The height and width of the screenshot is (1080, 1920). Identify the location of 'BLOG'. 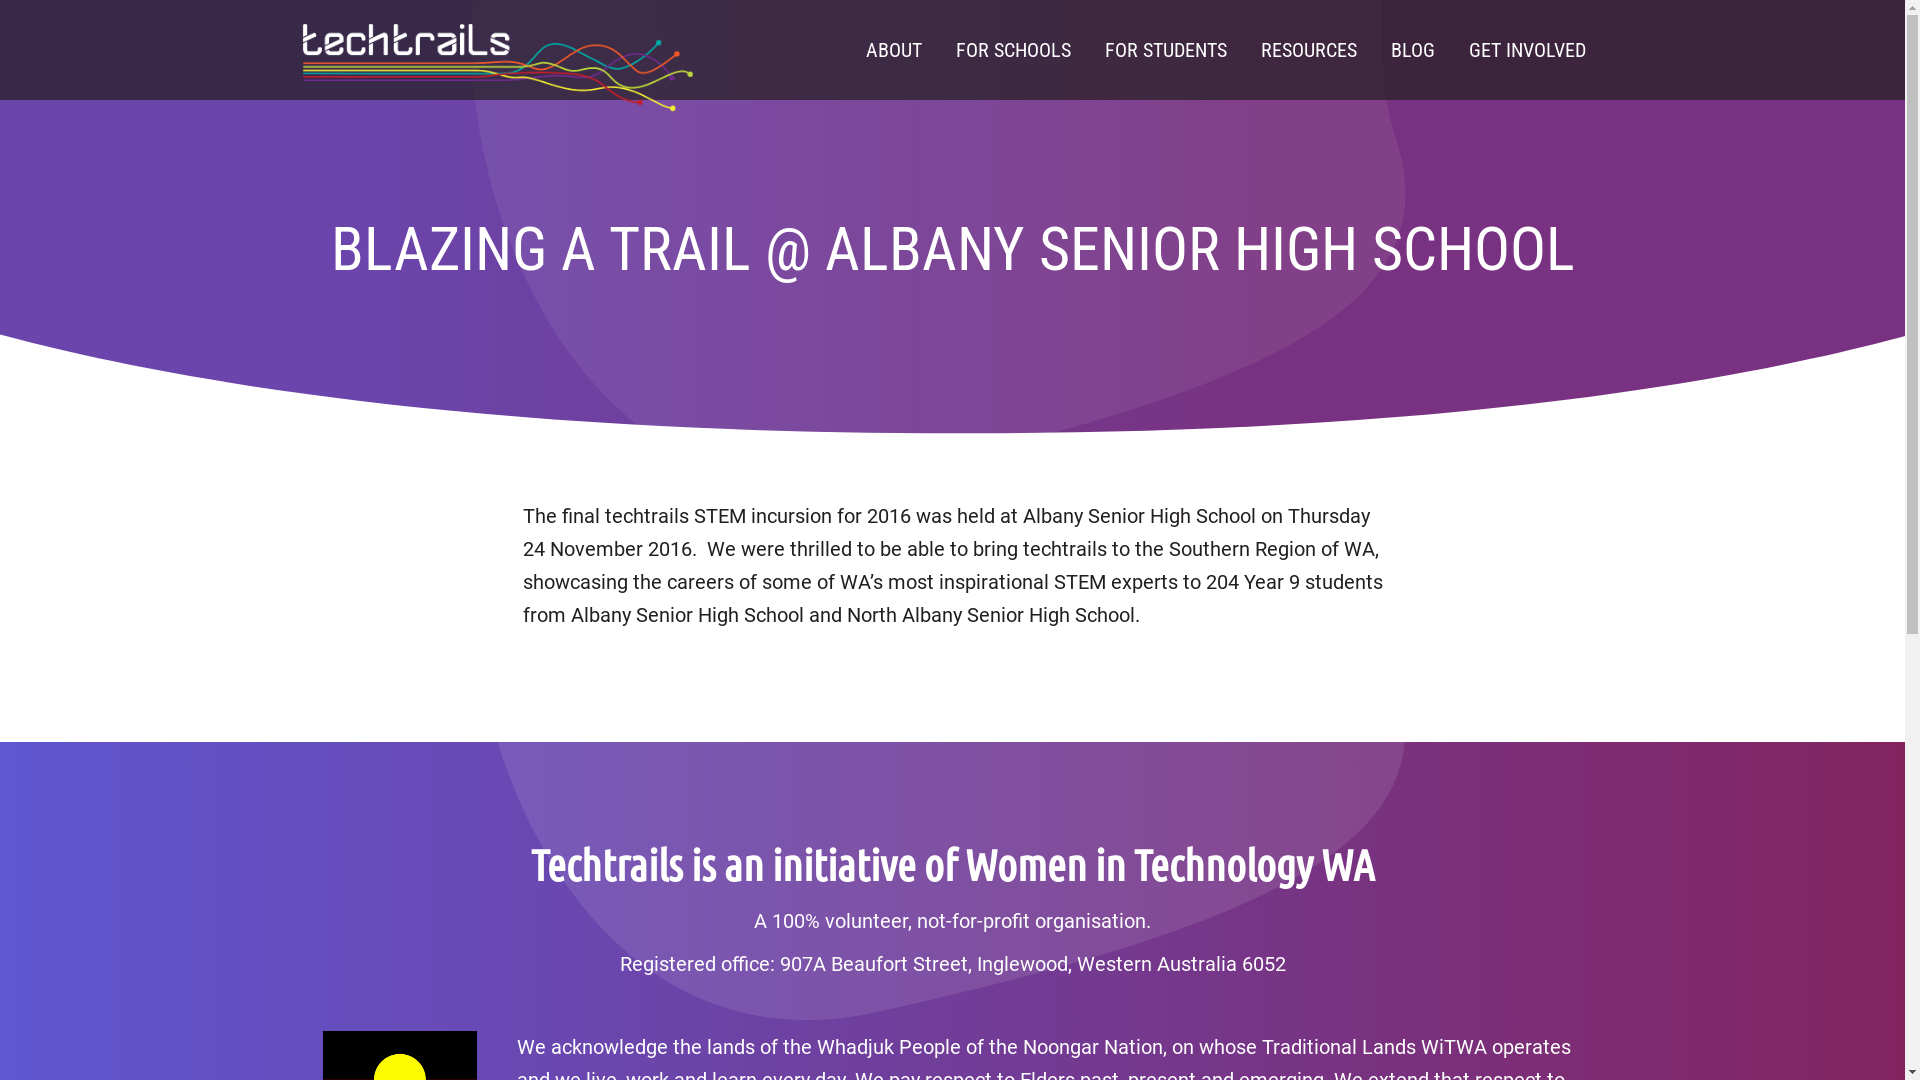
(1411, 49).